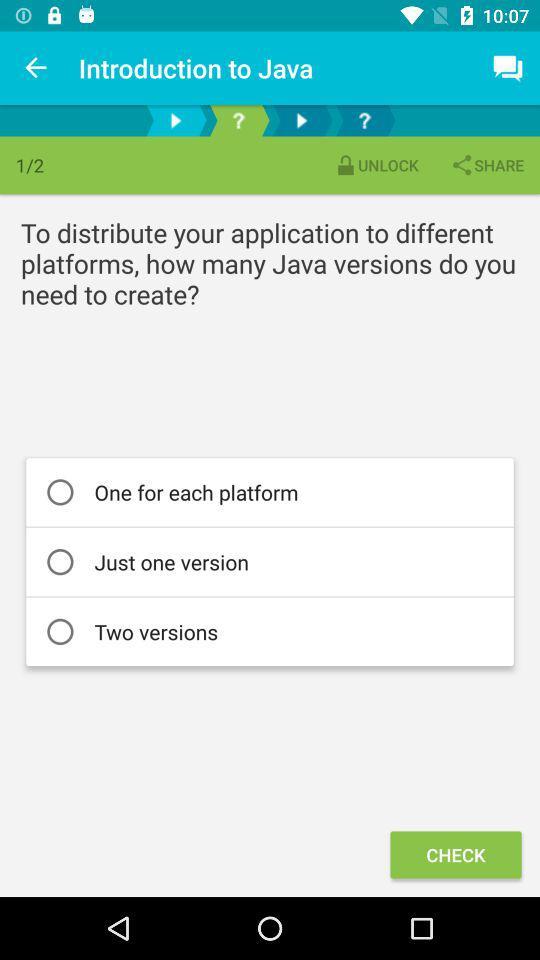 Image resolution: width=540 pixels, height=960 pixels. What do you see at coordinates (175, 120) in the screenshot?
I see `the first option below introduction to java` at bounding box center [175, 120].